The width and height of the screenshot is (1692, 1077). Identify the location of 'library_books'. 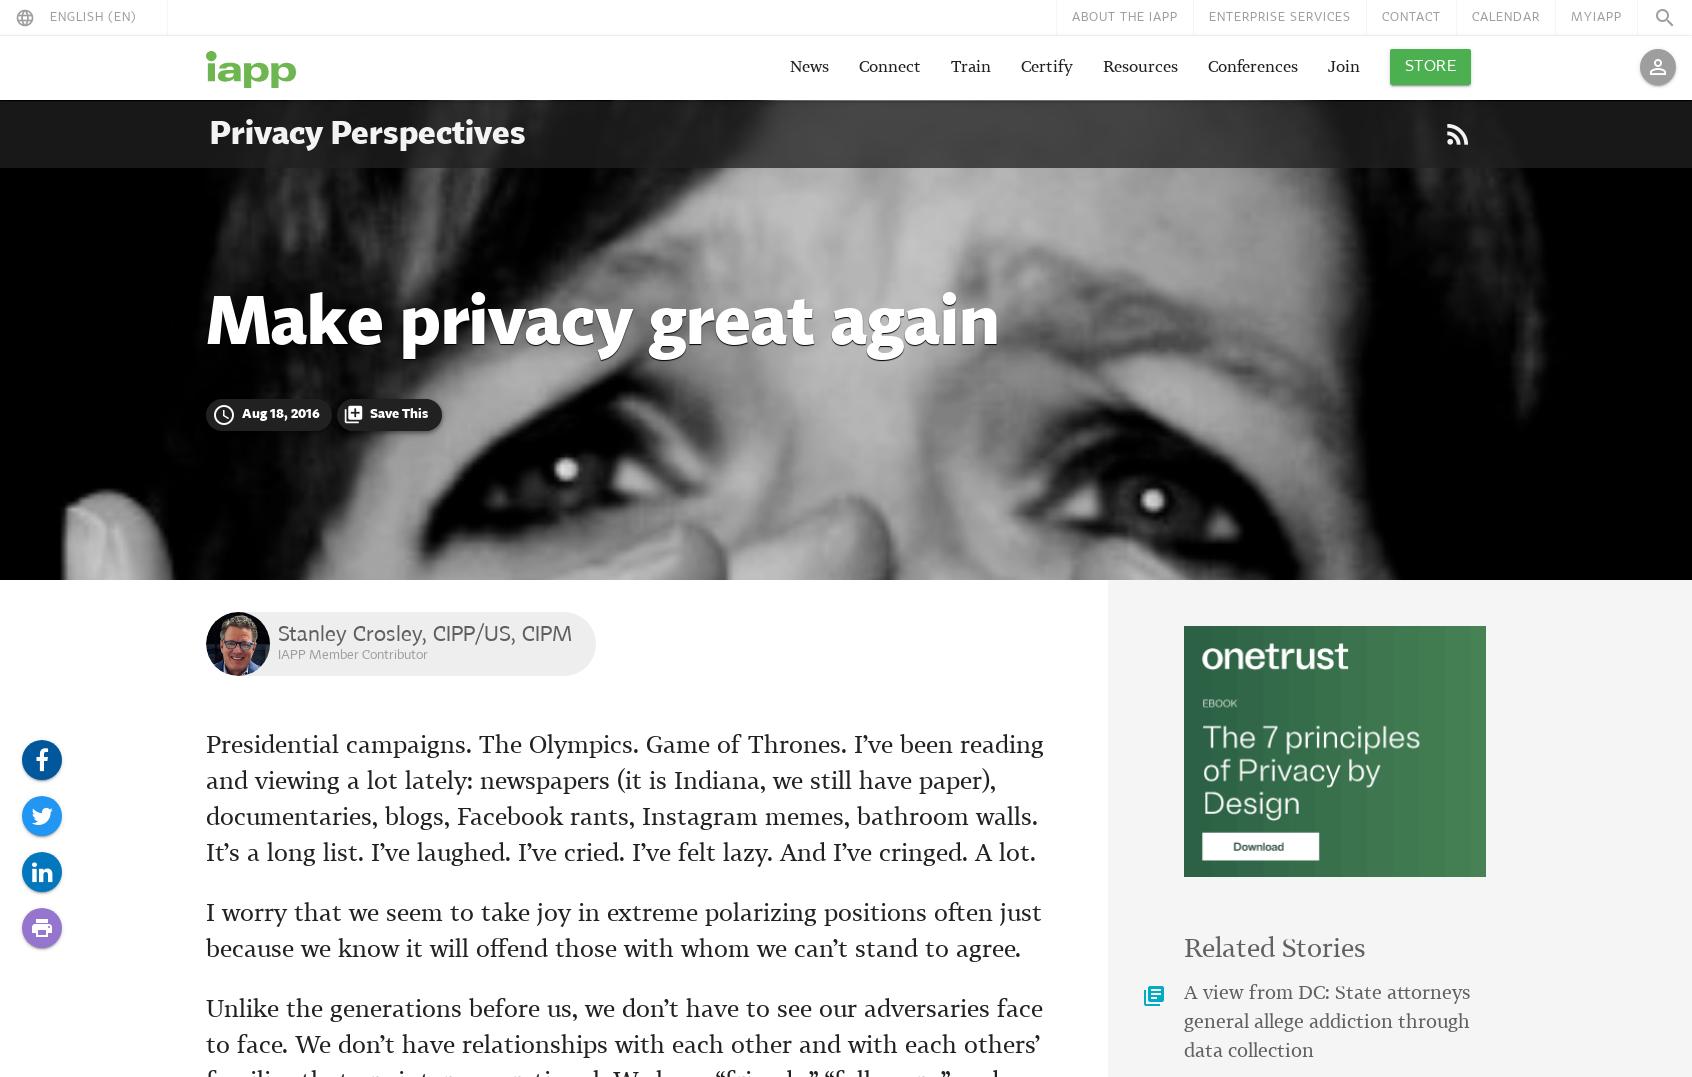
(1152, 995).